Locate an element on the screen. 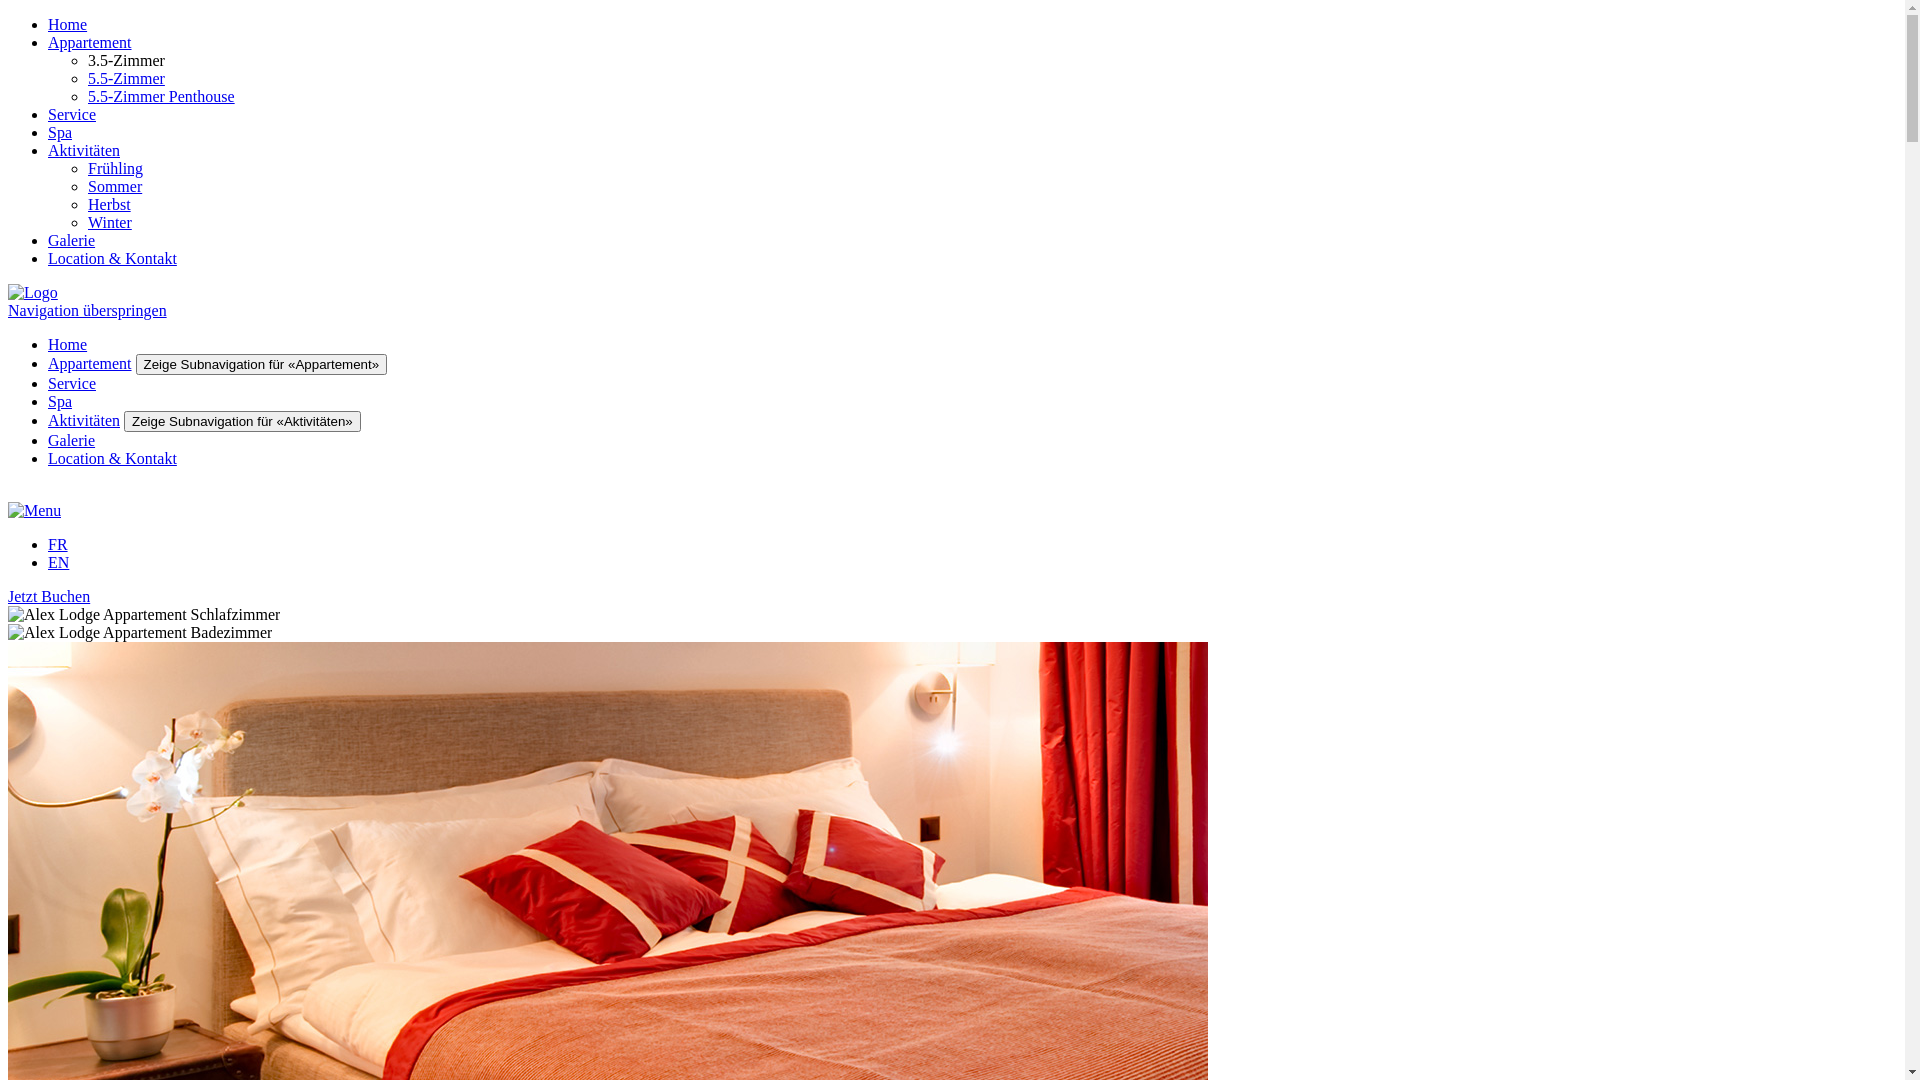 The width and height of the screenshot is (1920, 1080). 'Winter' is located at coordinates (109, 222).